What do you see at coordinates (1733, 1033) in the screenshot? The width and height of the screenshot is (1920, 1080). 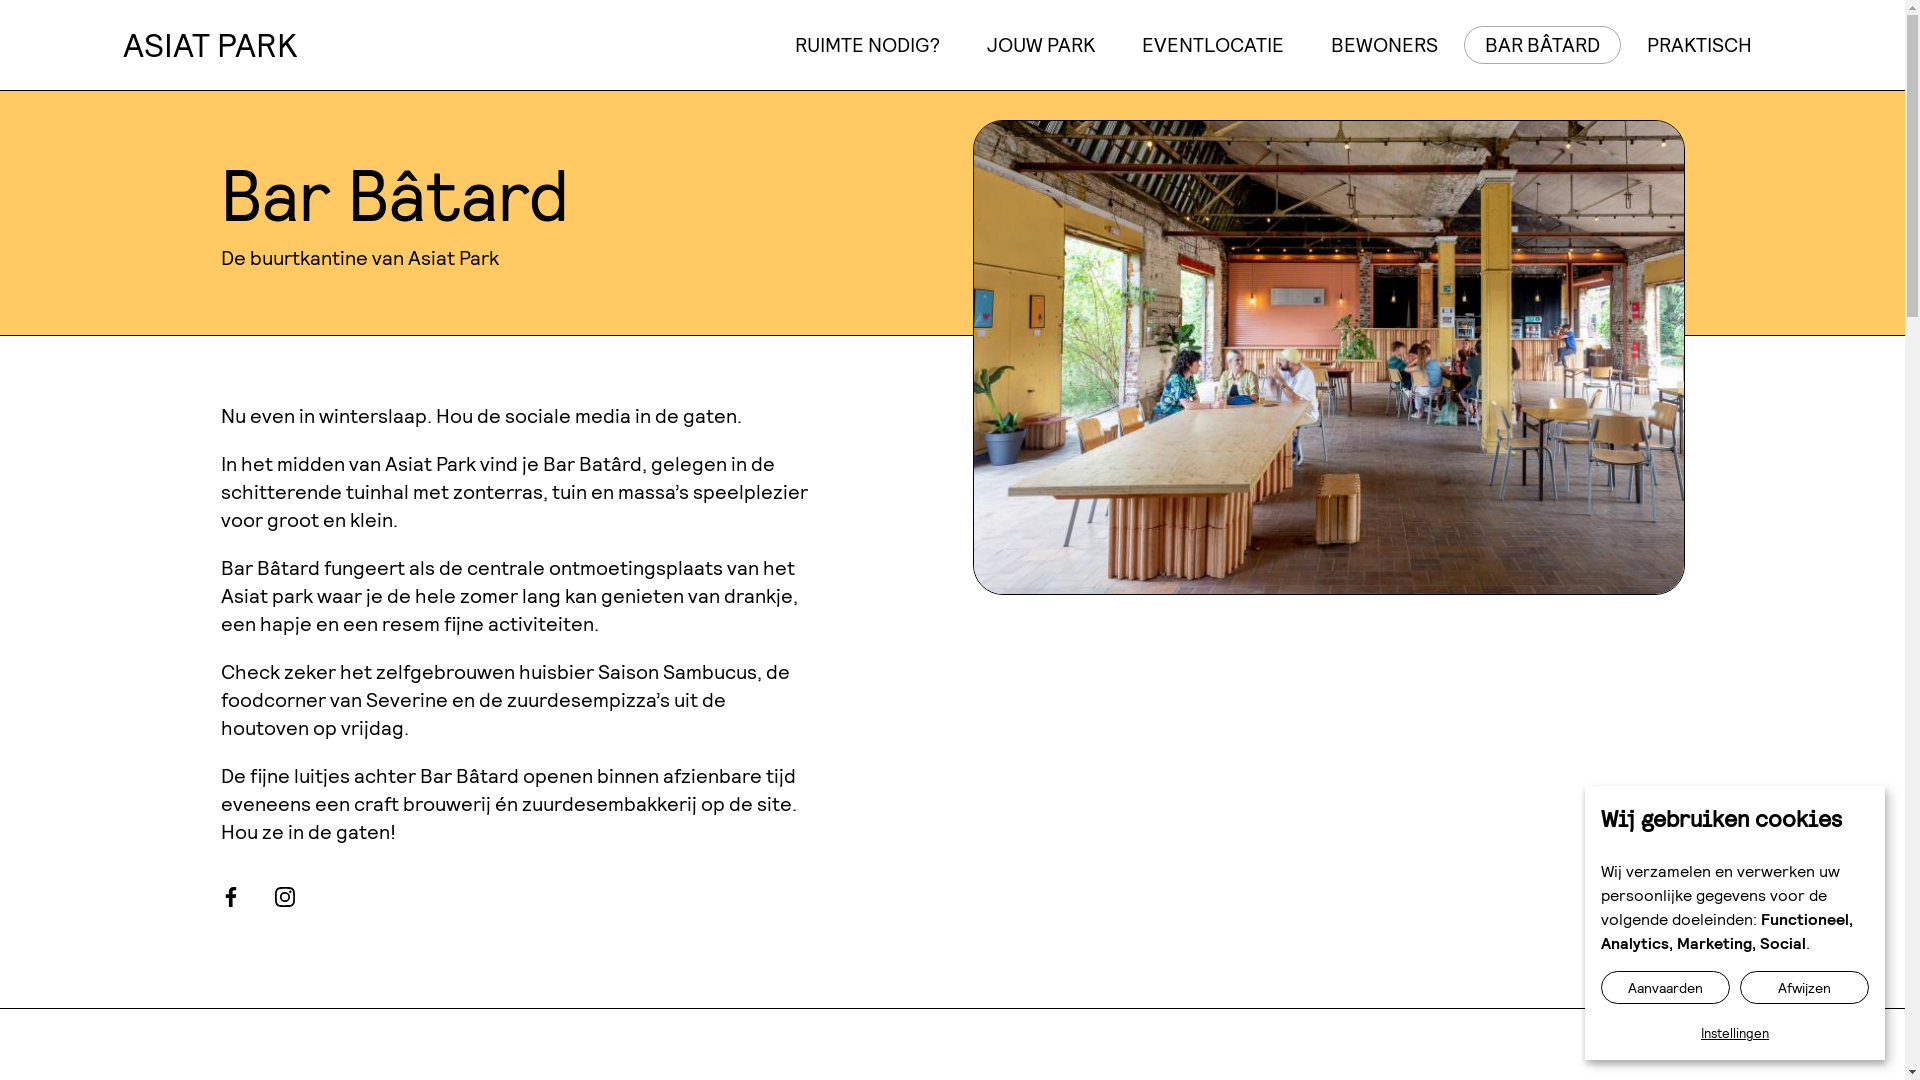 I see `'Instellingen'` at bounding box center [1733, 1033].